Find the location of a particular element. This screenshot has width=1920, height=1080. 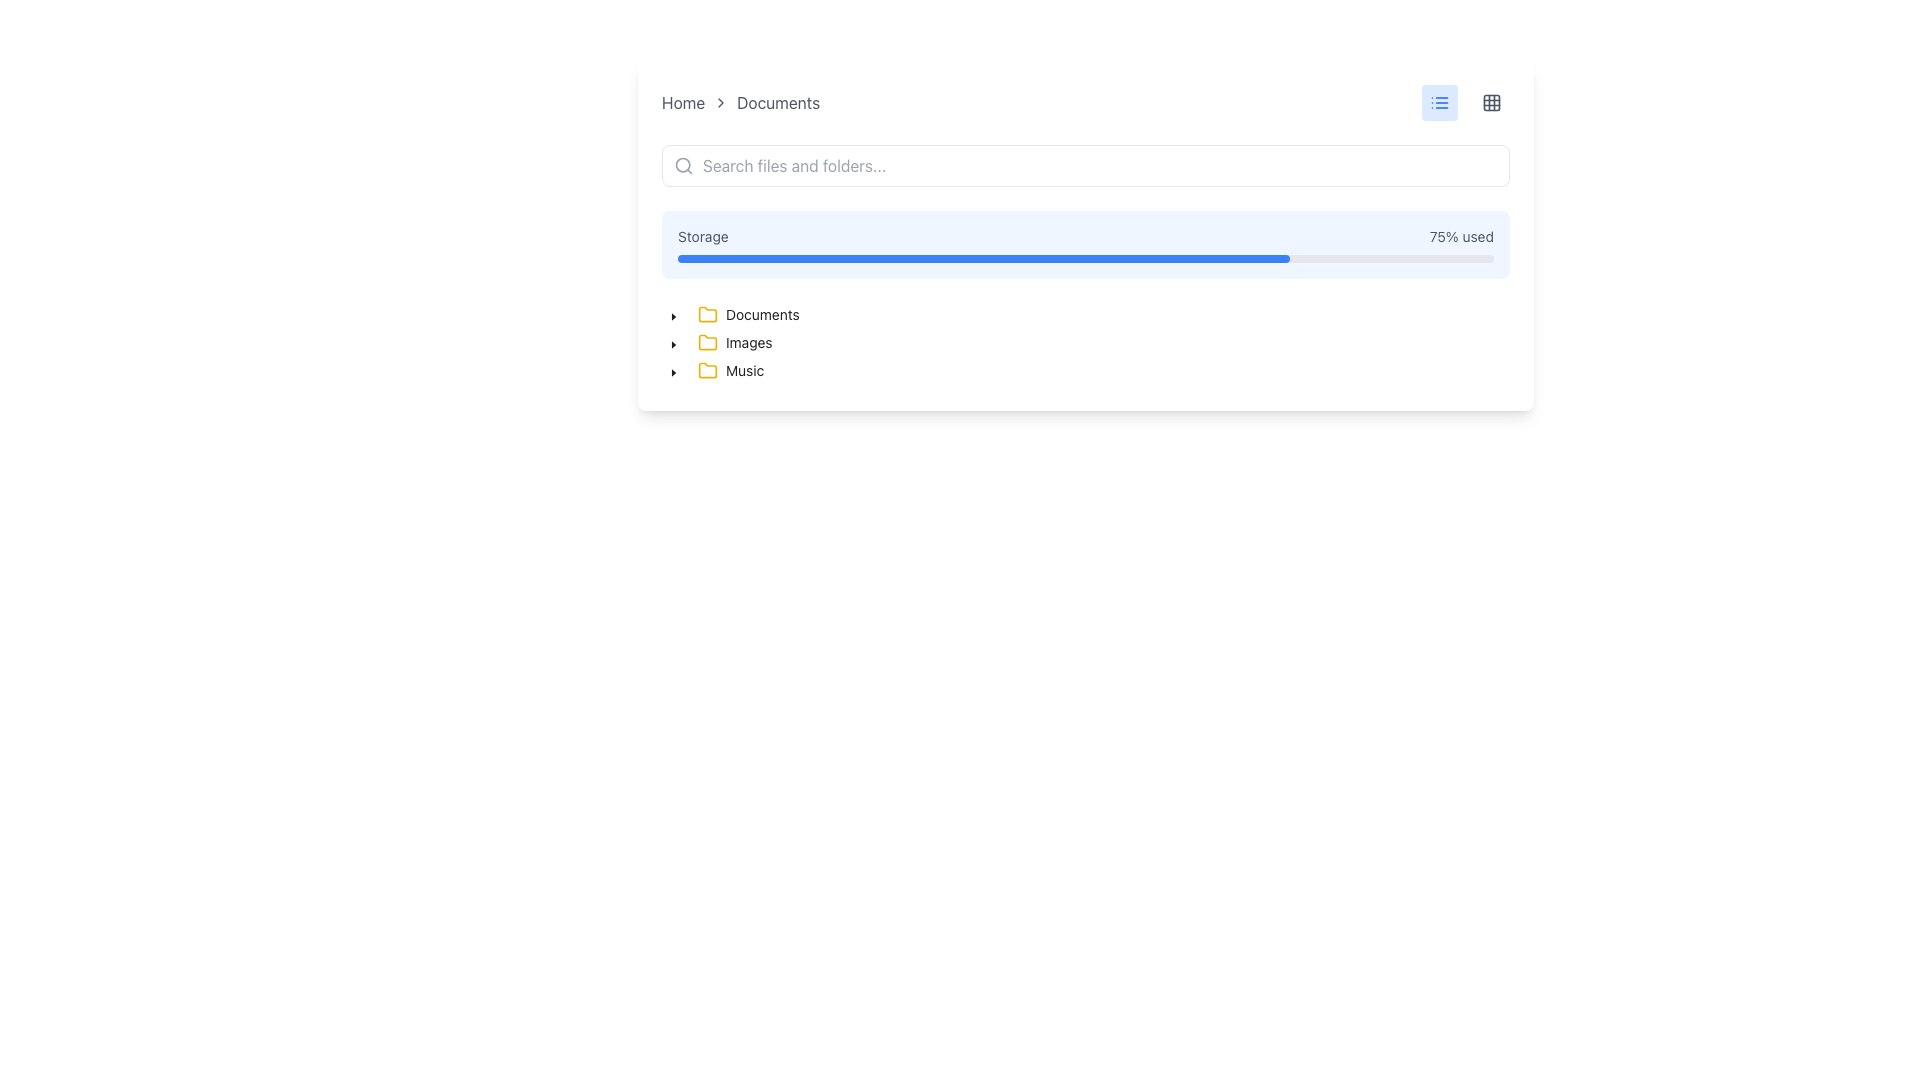

the folder icon located at the far-left side of the 'Documents' label is located at coordinates (708, 315).